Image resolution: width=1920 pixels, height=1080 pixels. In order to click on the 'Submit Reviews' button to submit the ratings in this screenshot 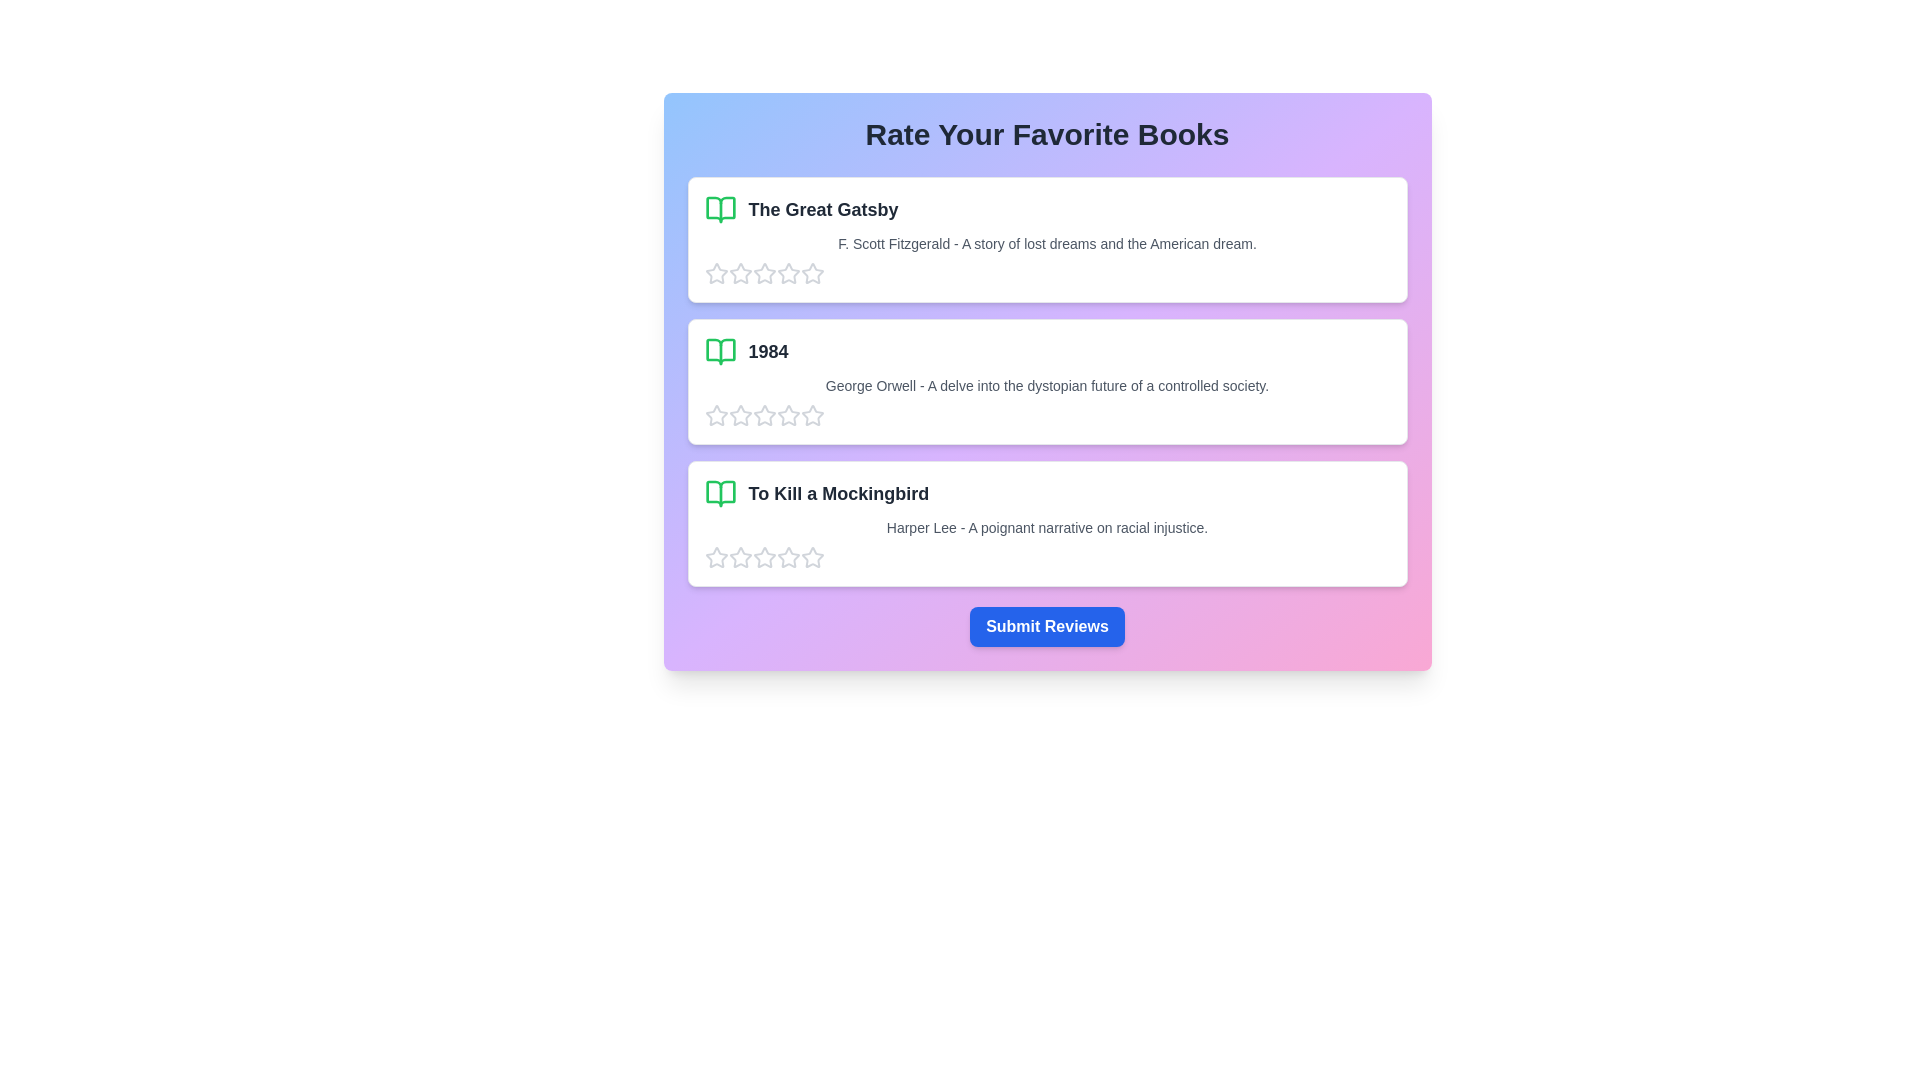, I will do `click(1046, 626)`.